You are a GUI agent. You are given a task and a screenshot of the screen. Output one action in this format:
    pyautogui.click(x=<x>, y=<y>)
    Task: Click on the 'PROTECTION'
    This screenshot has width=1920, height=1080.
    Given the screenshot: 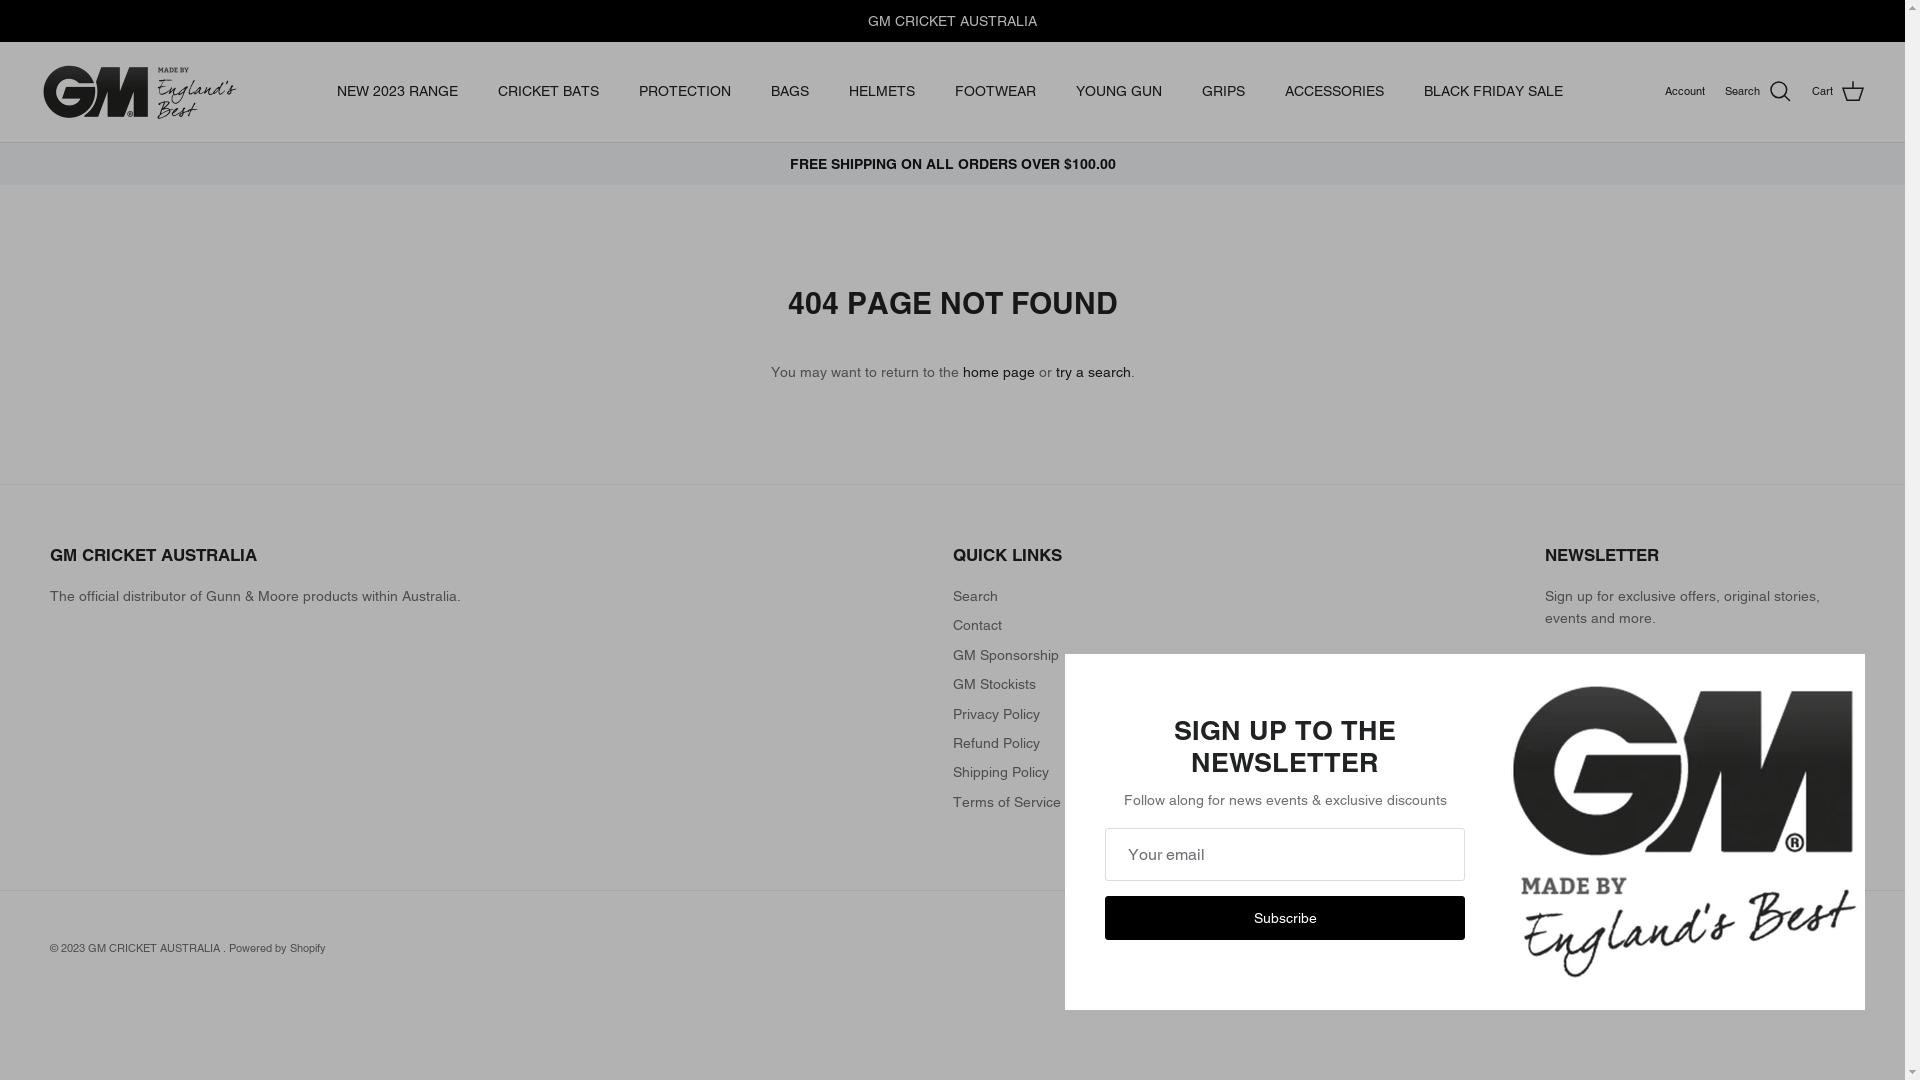 What is the action you would take?
    pyautogui.click(x=685, y=91)
    